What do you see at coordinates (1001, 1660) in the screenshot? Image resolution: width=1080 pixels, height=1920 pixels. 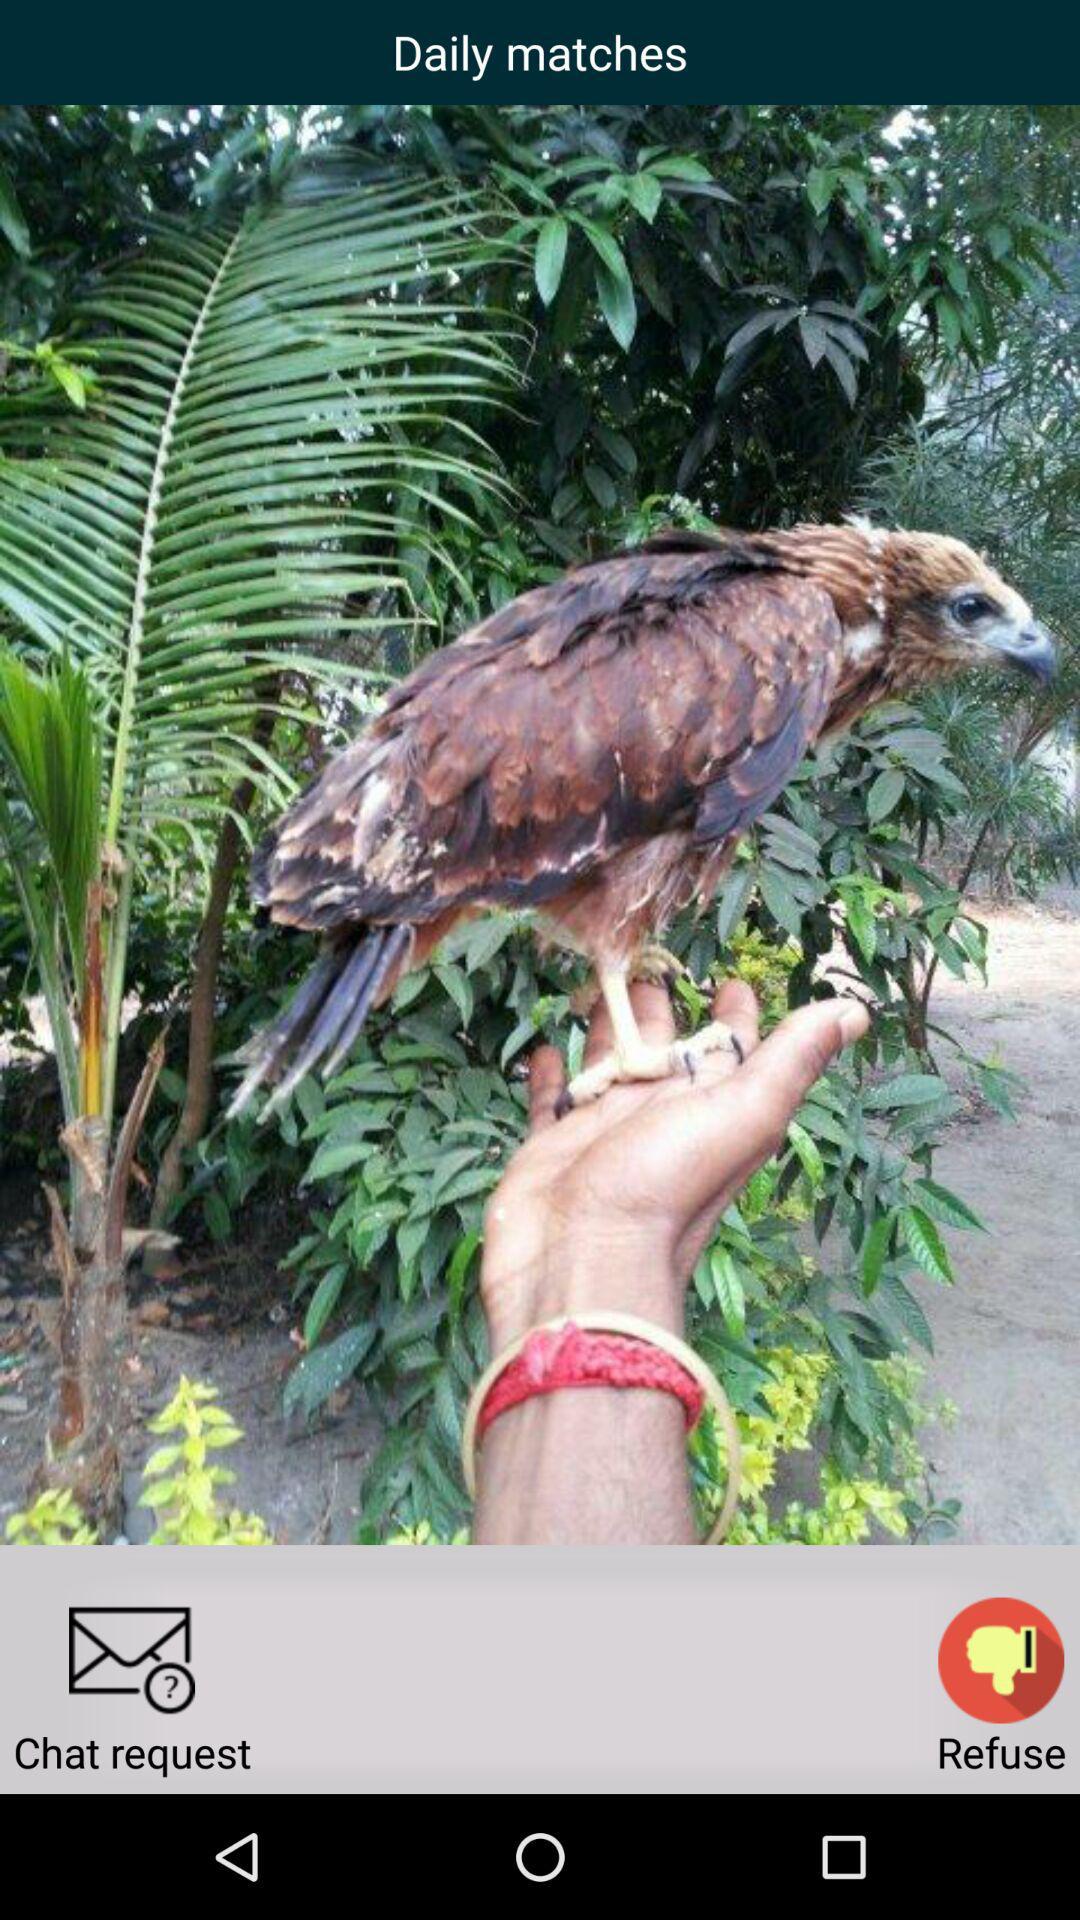 I see `the app to the right of chat request app` at bounding box center [1001, 1660].